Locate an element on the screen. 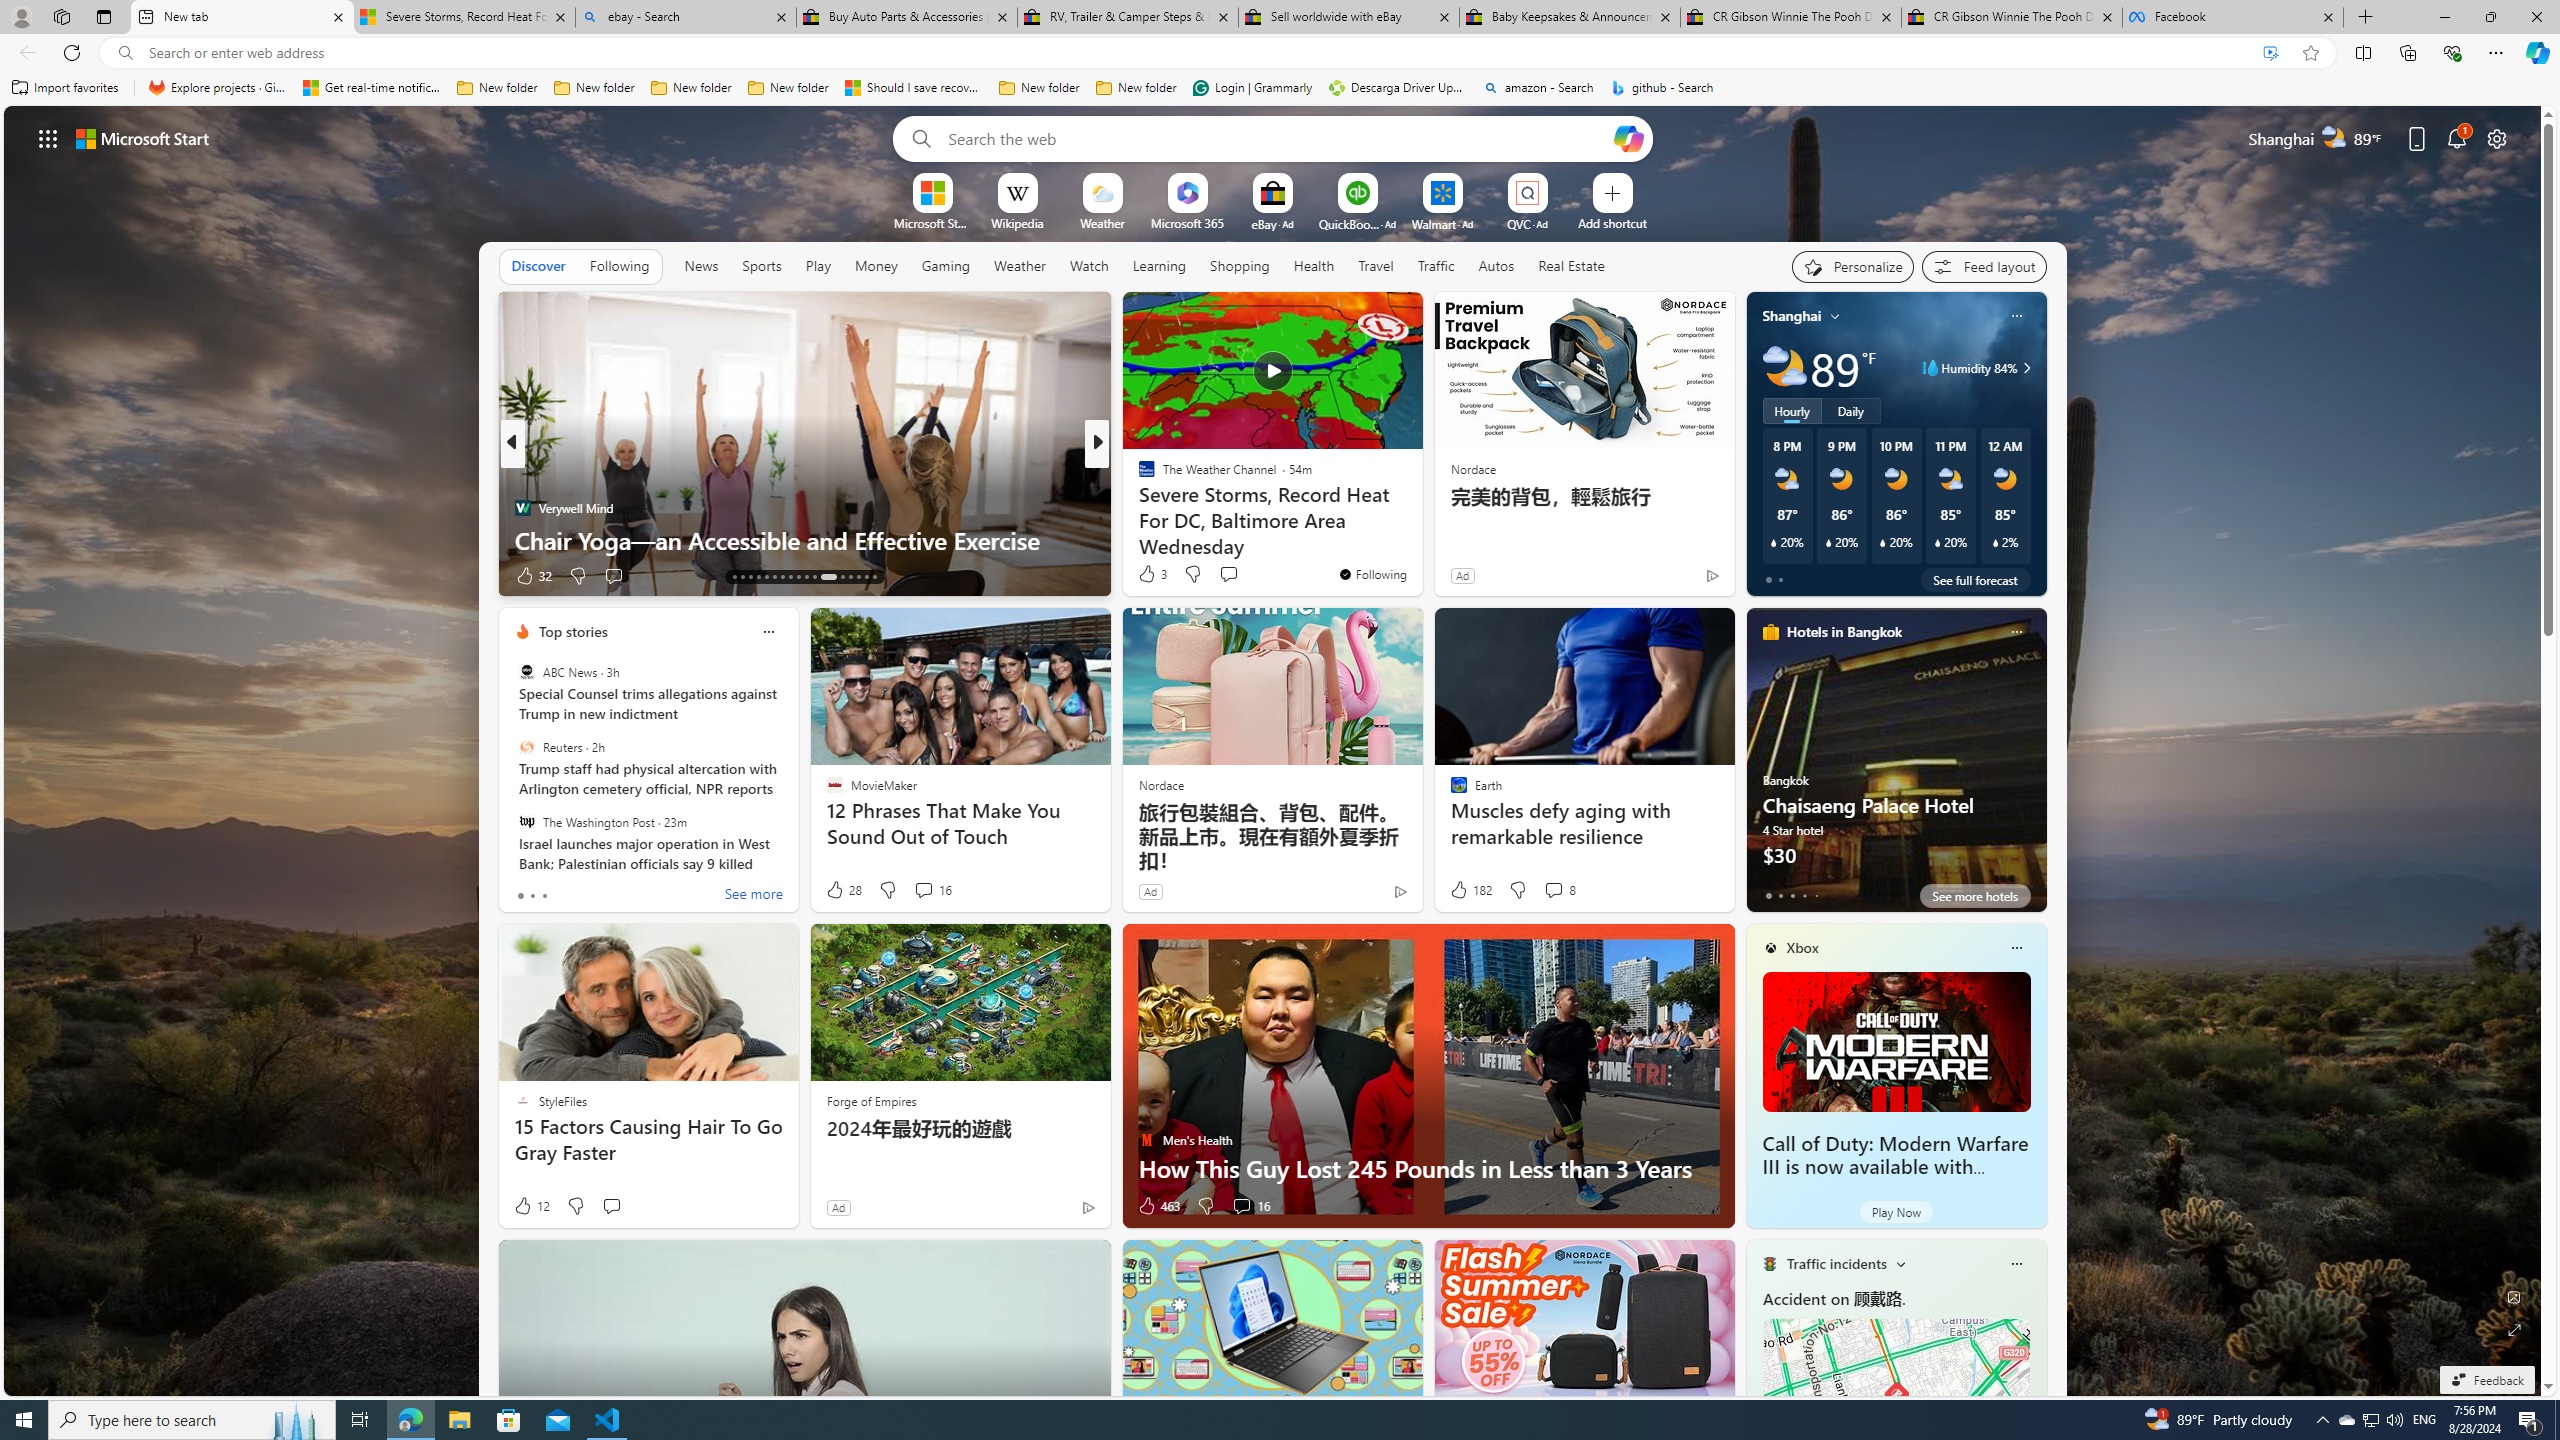 The image size is (2560, 1440). 'View comments 8 Comment' is located at coordinates (1553, 888).